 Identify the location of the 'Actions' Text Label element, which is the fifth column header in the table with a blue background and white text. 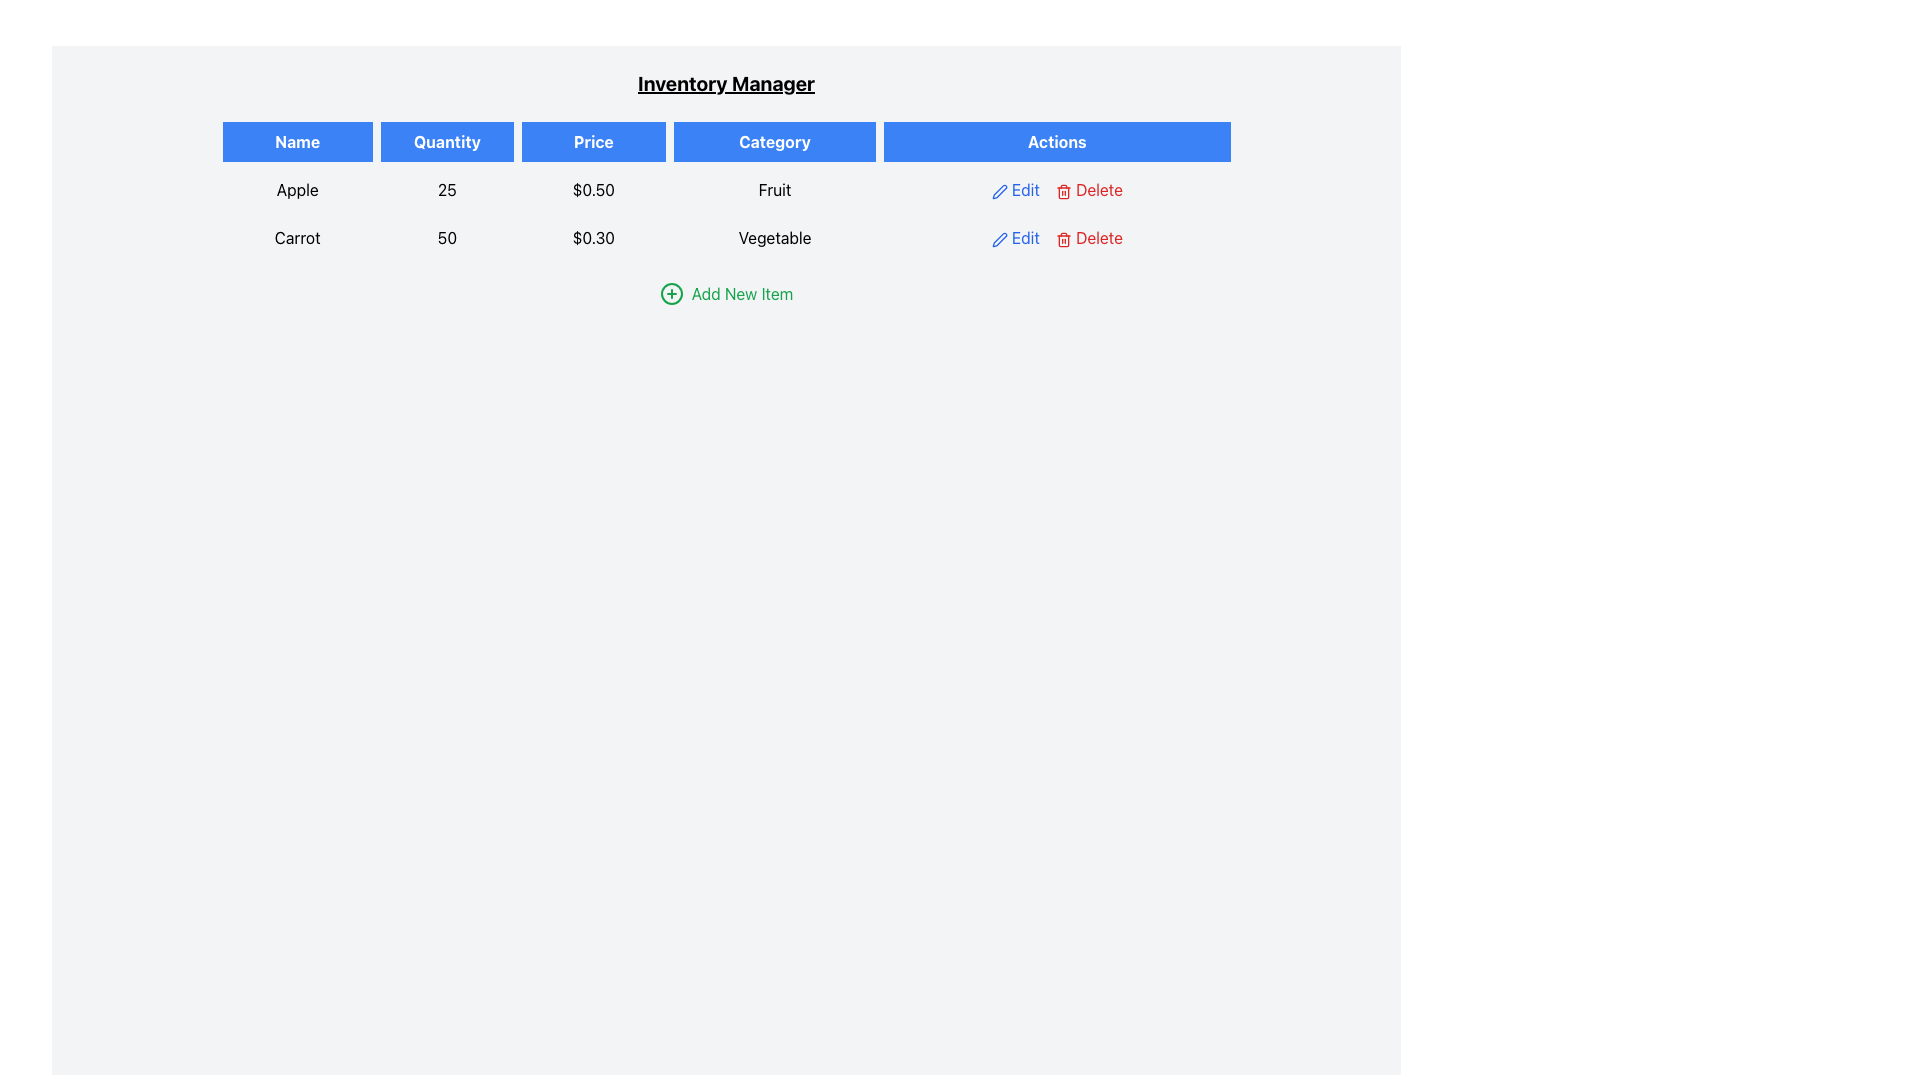
(1056, 141).